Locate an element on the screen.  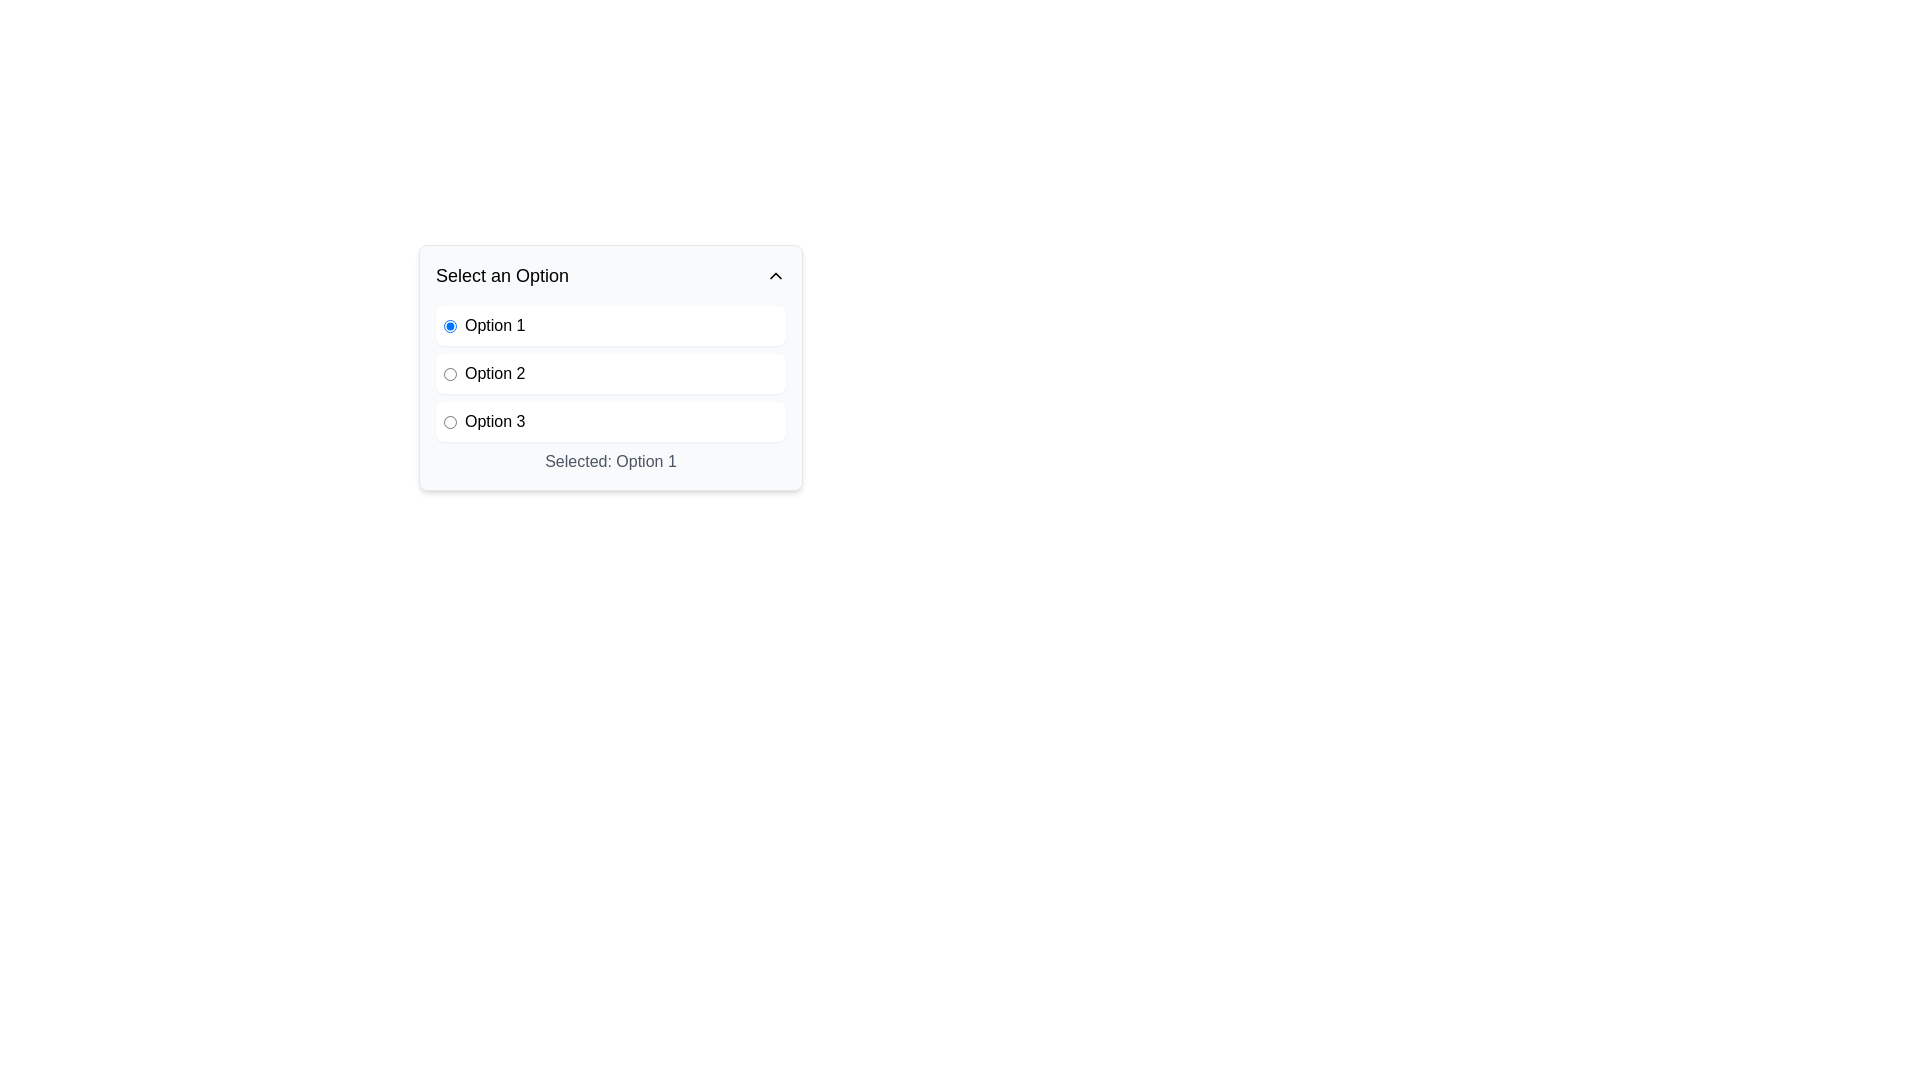
the second radio button labeled 'Option 2' is located at coordinates (449, 374).